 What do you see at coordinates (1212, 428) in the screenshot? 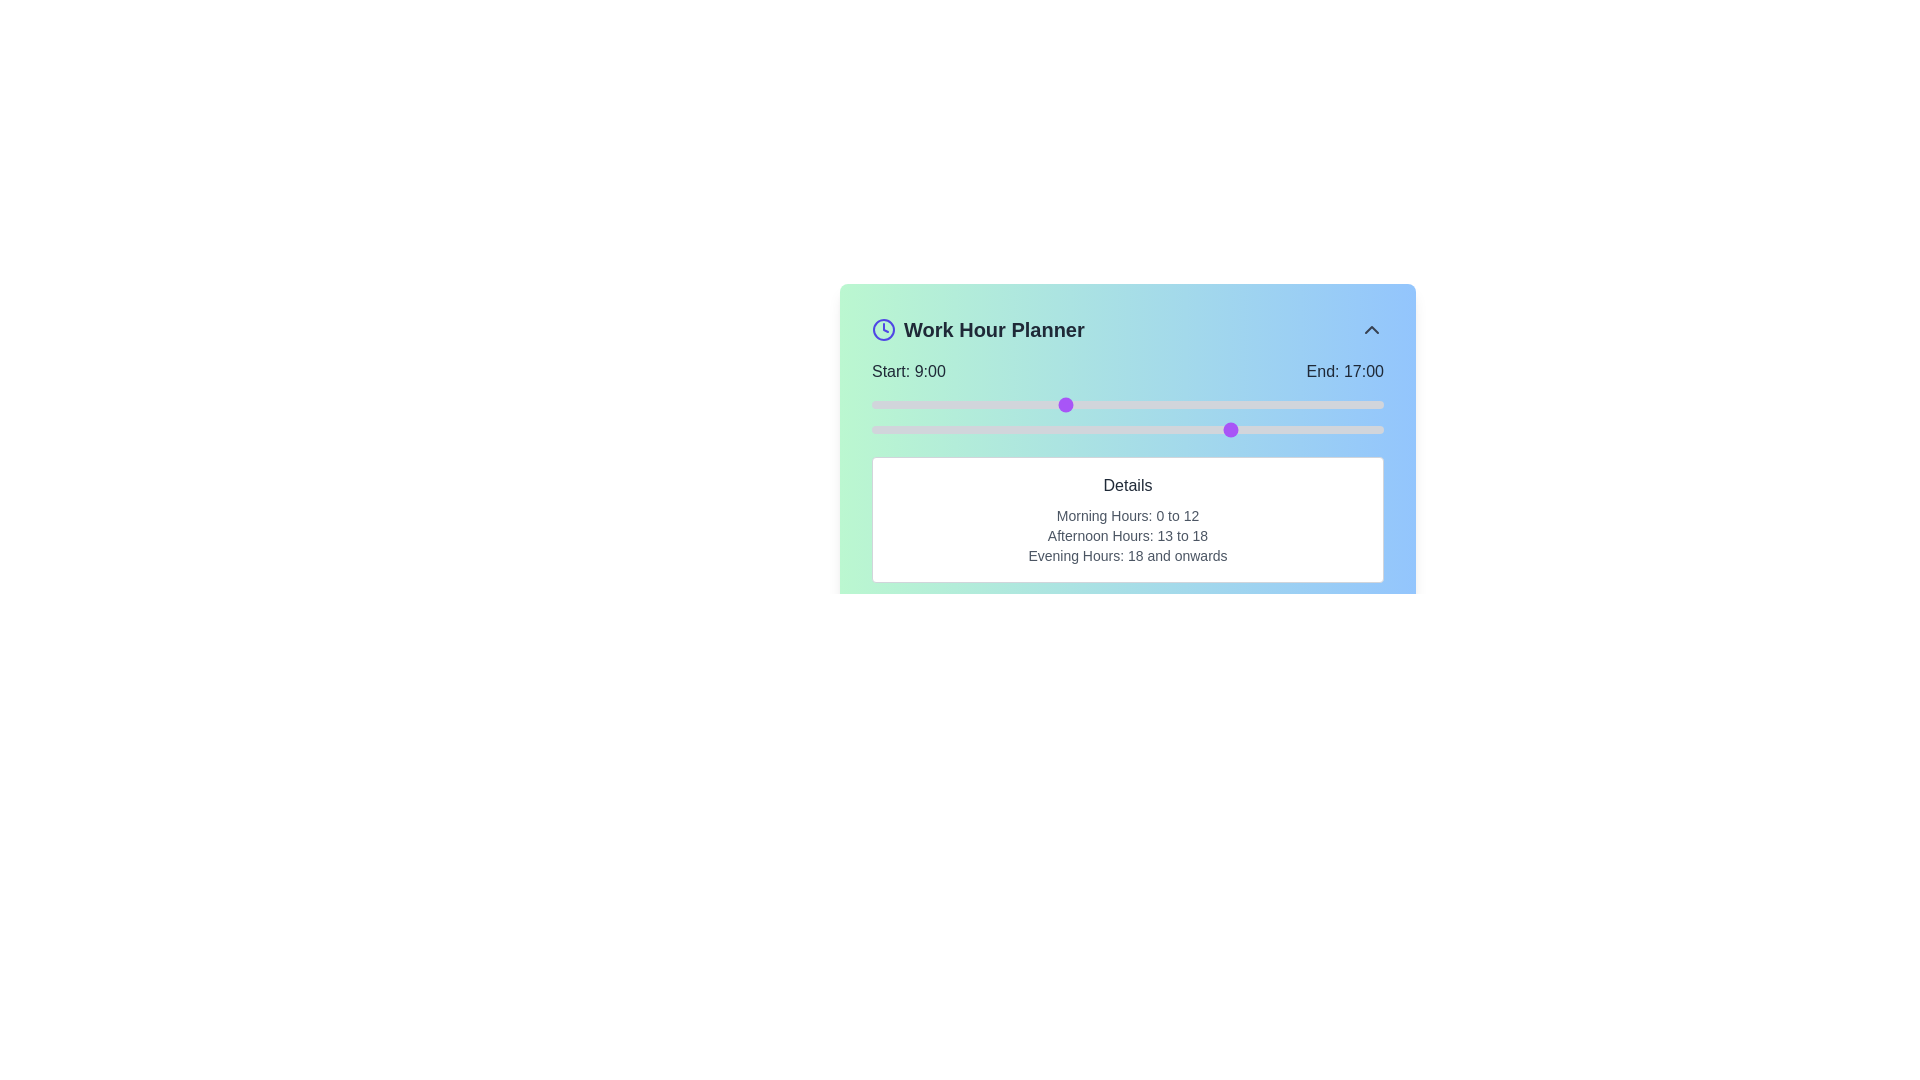
I see `the end time slider to 16 hours` at bounding box center [1212, 428].